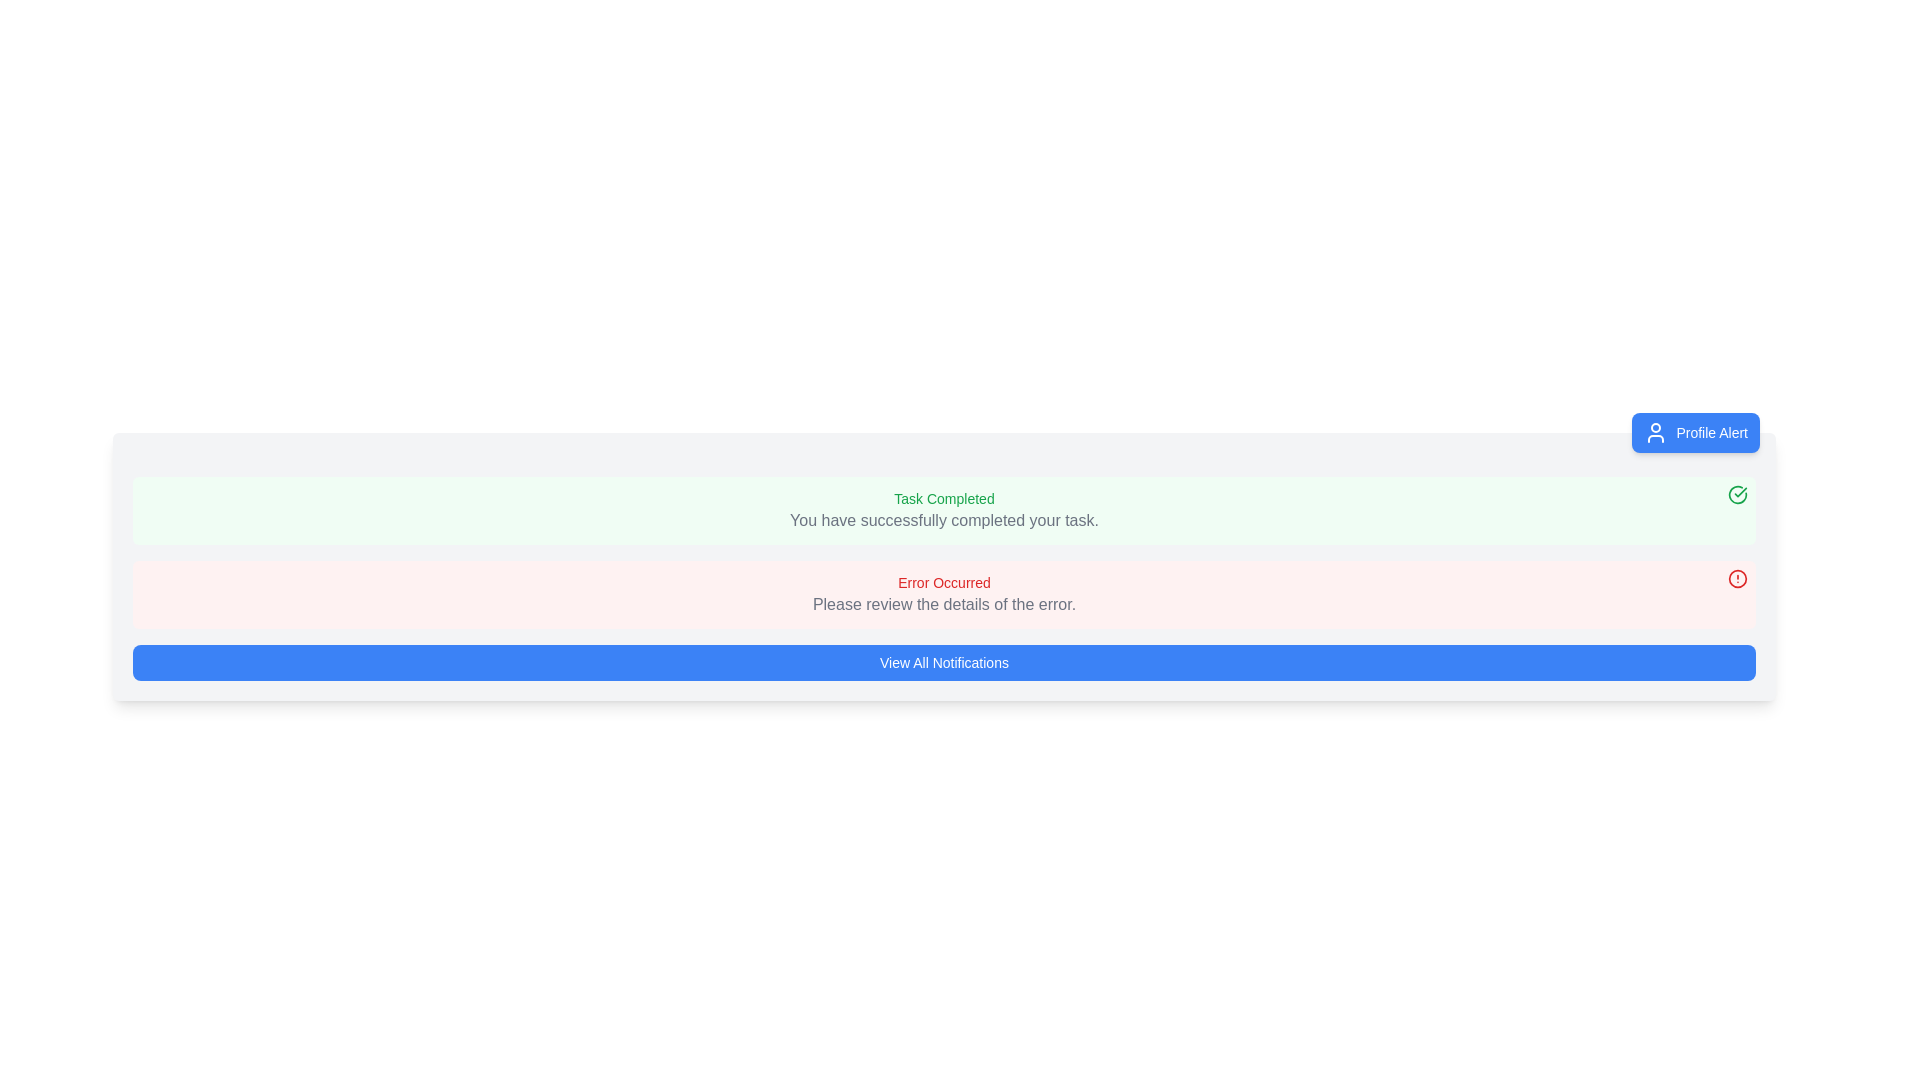  Describe the element at coordinates (1656, 431) in the screenshot. I see `the SVG icon within the 'Profile Alert' button located in the top-right corner` at that location.